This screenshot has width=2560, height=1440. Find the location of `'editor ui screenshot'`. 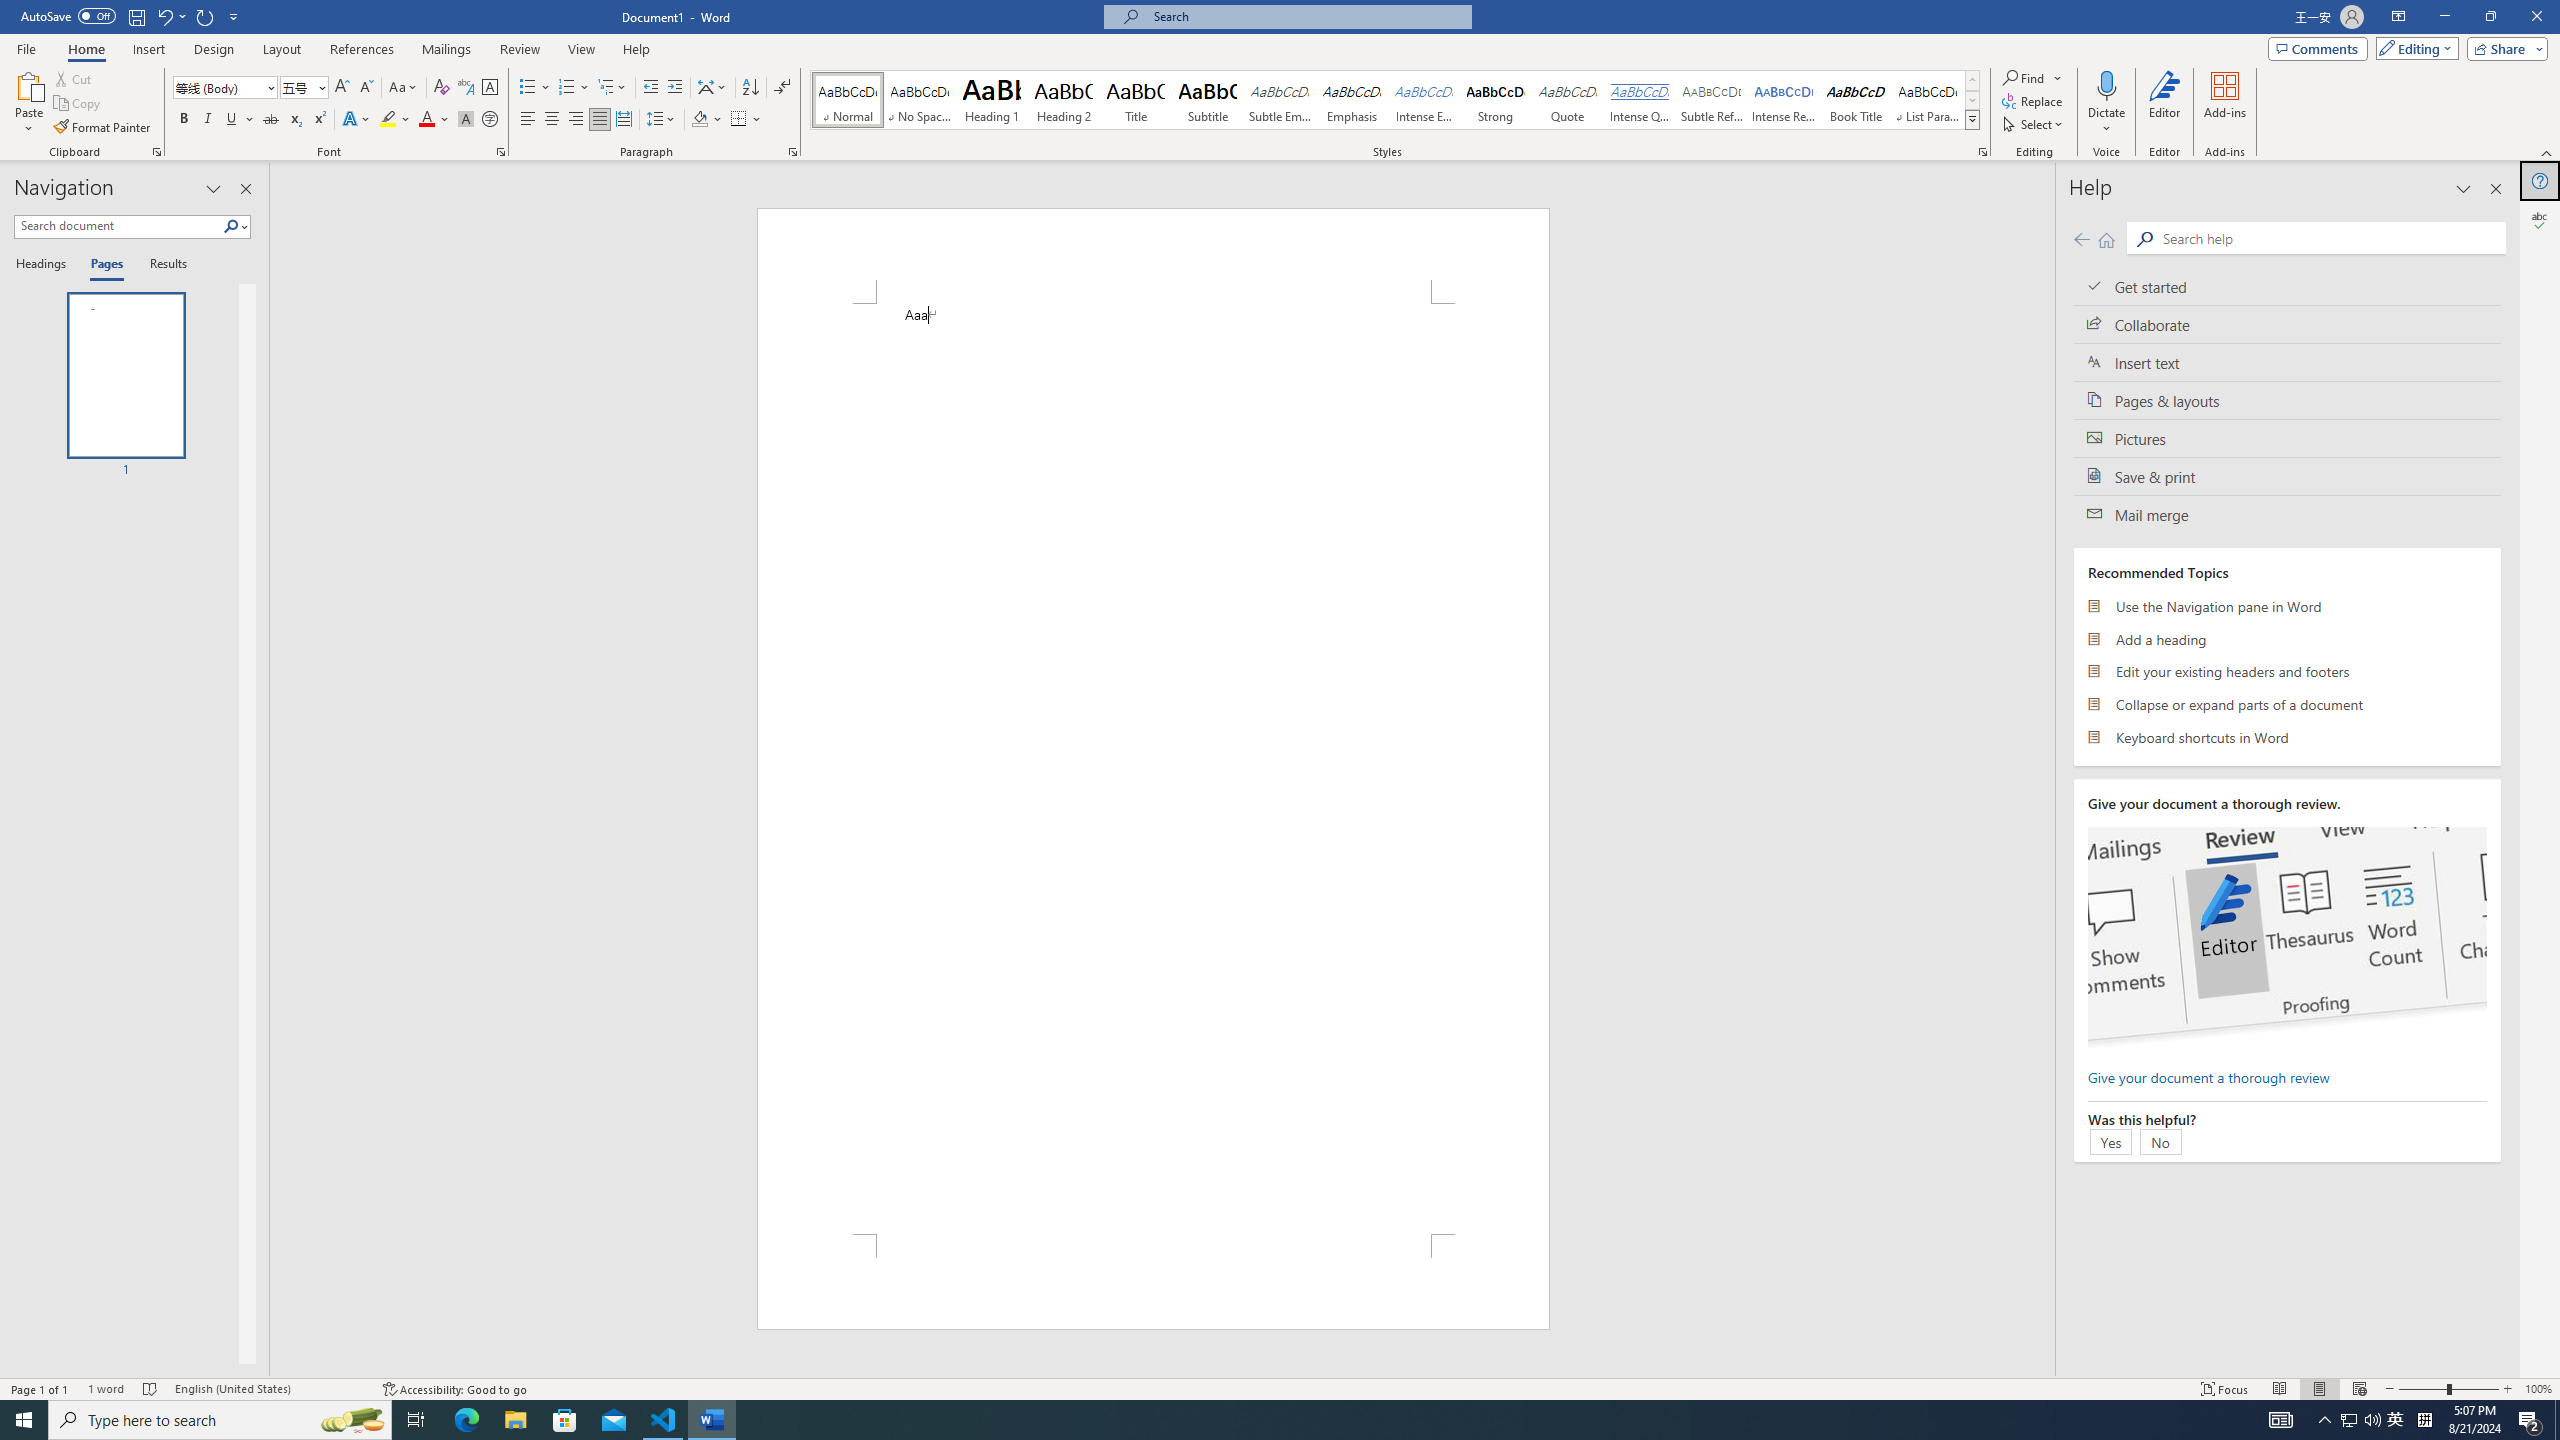

'editor ui screenshot' is located at coordinates (2286, 937).